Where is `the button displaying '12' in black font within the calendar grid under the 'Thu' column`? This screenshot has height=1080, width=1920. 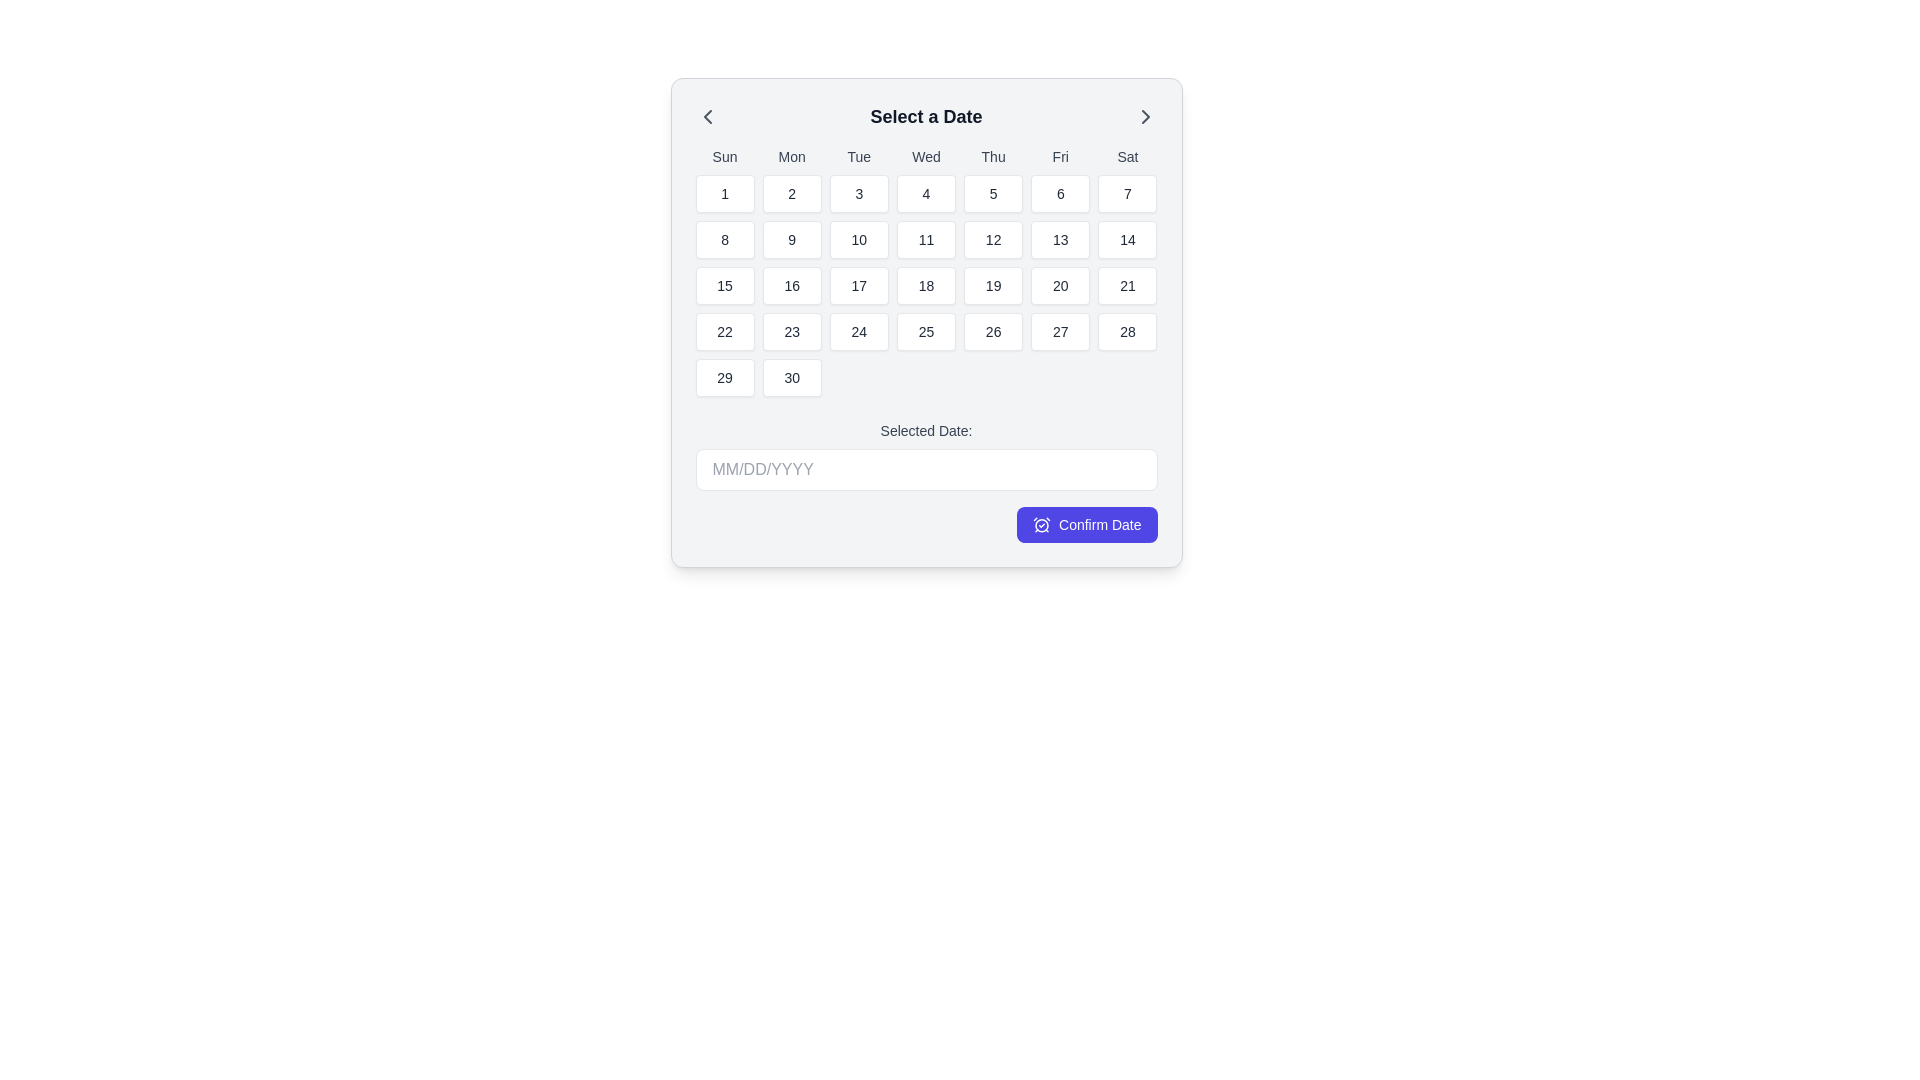
the button displaying '12' in black font within the calendar grid under the 'Thu' column is located at coordinates (993, 238).